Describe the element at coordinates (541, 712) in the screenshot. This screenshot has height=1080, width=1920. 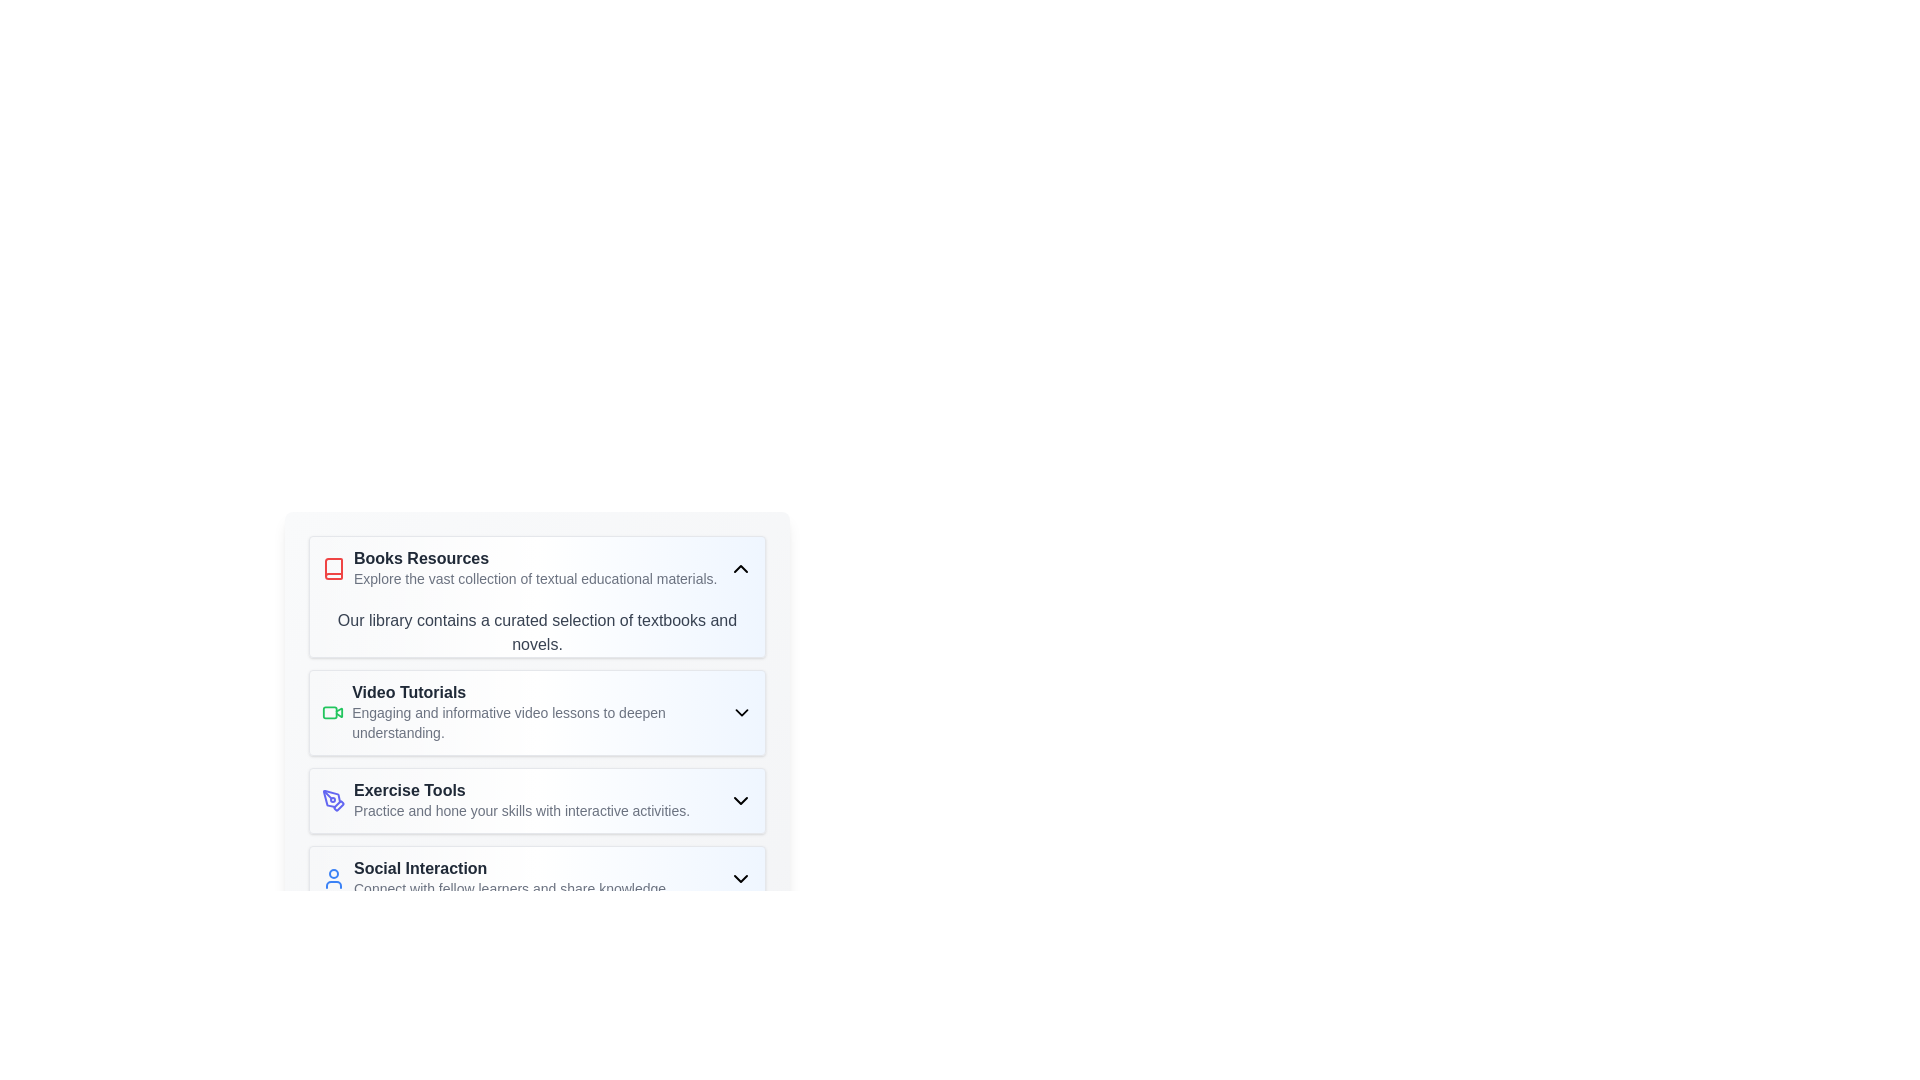
I see `the Text display component that shows 'Video Tutorials' and 'Engaging and informative video lessons to deepen understanding.'` at that location.